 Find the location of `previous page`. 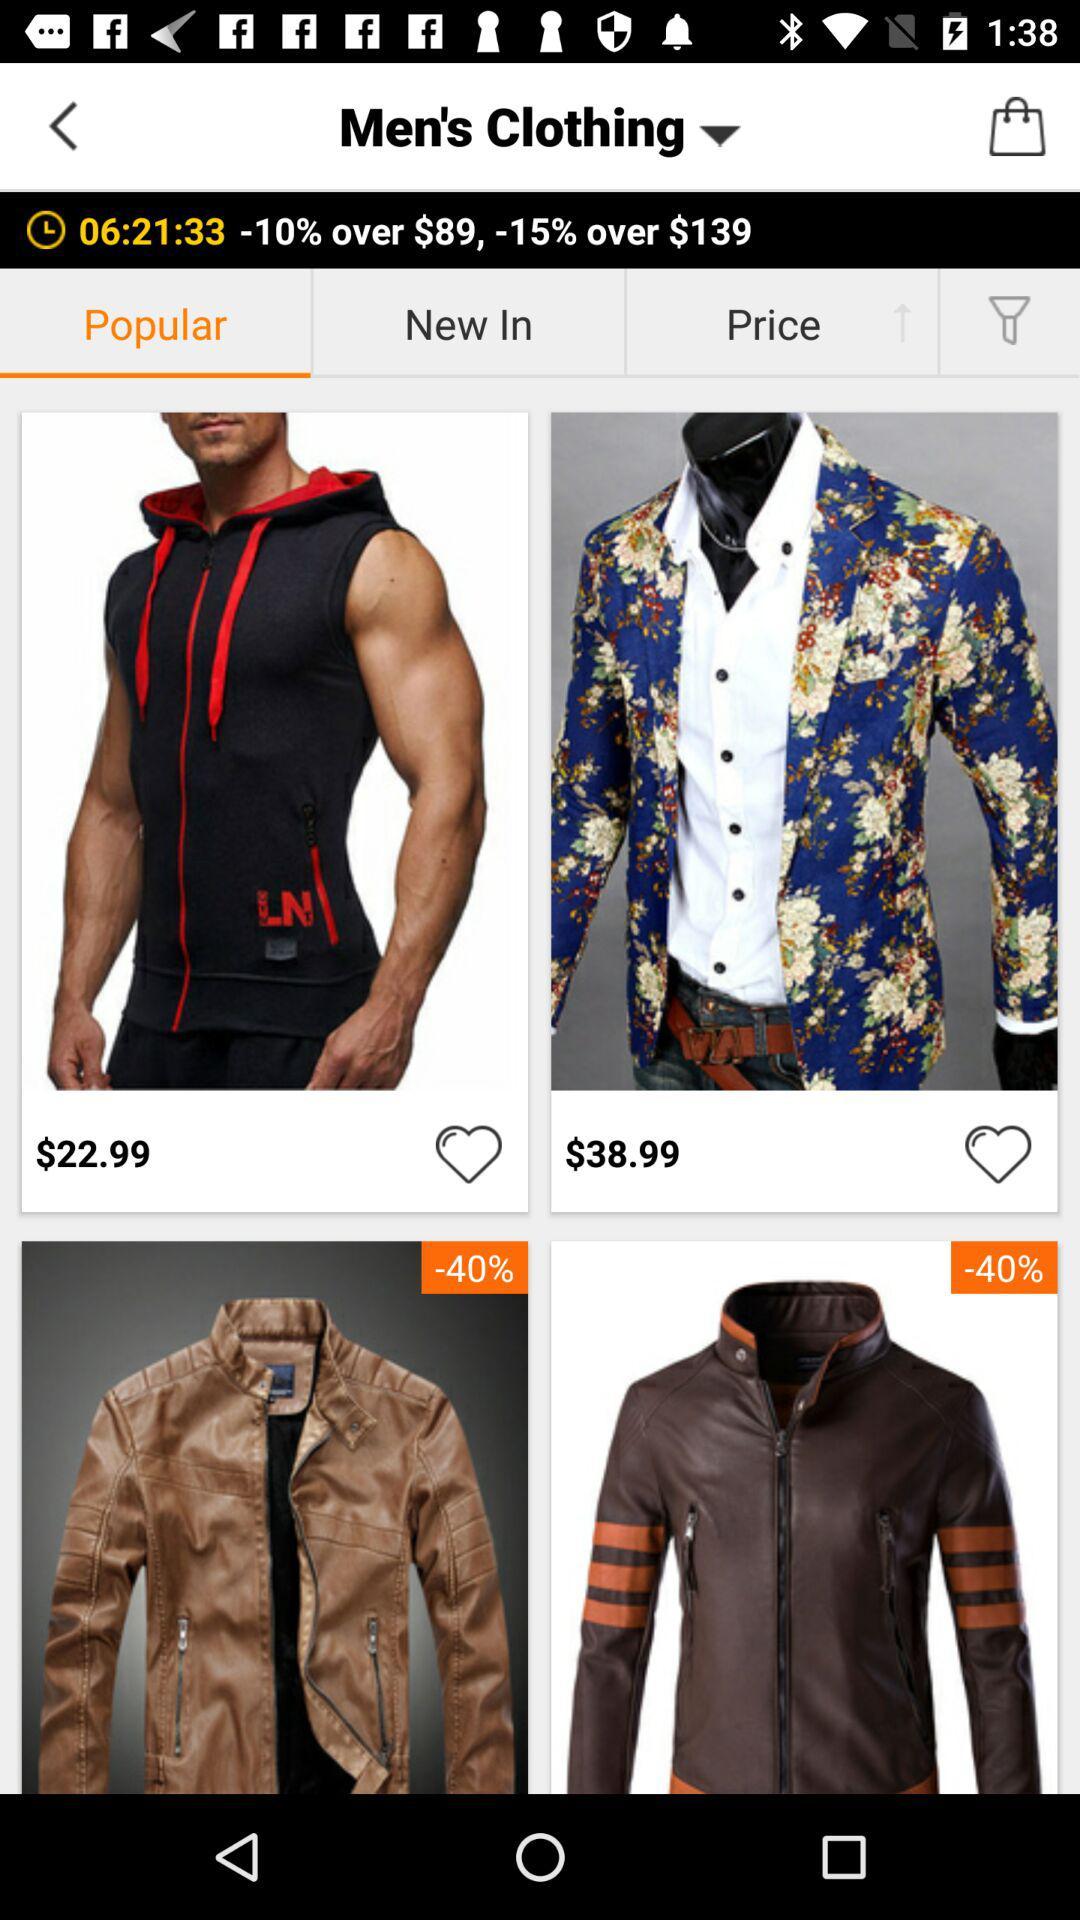

previous page is located at coordinates (61, 124).